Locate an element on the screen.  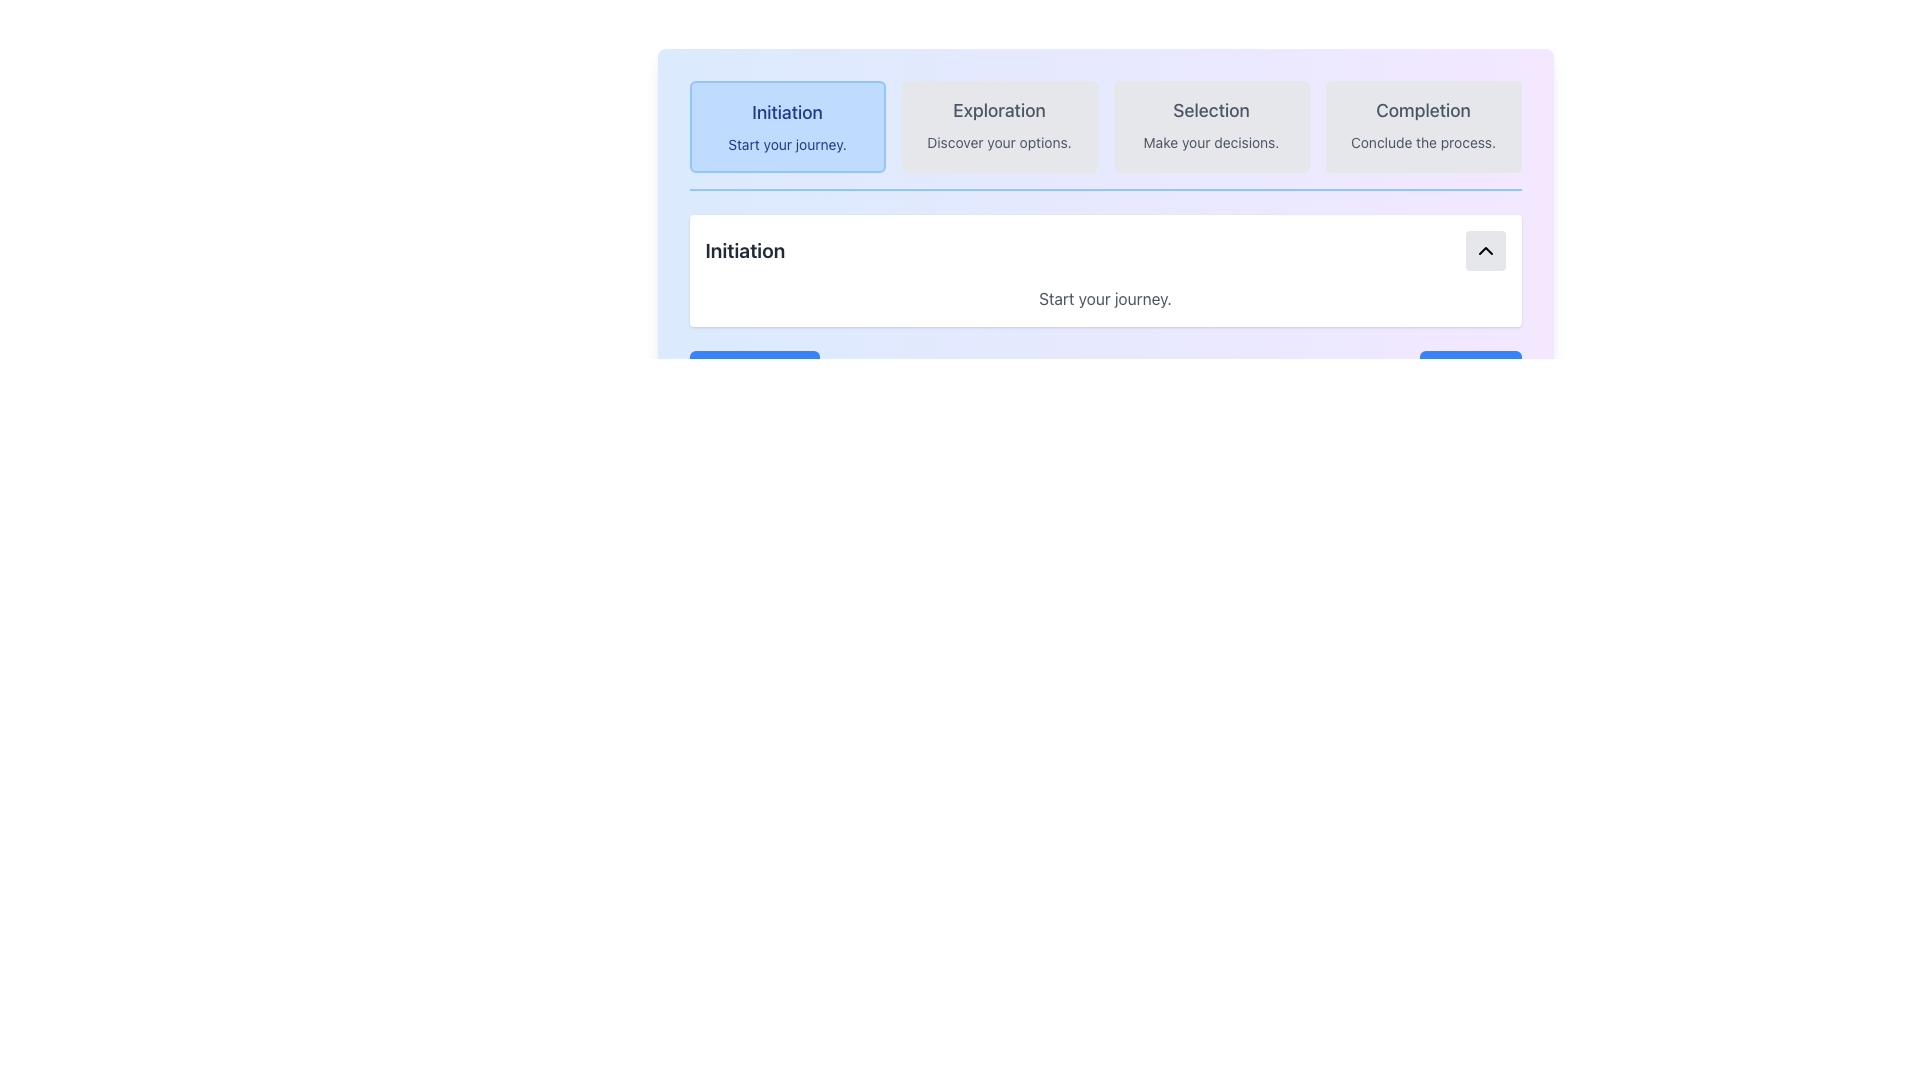
the 'Exploration' heading text element located in the second gray rectangular block at the top of the page, which serves as a descriptive section title is located at coordinates (999, 111).